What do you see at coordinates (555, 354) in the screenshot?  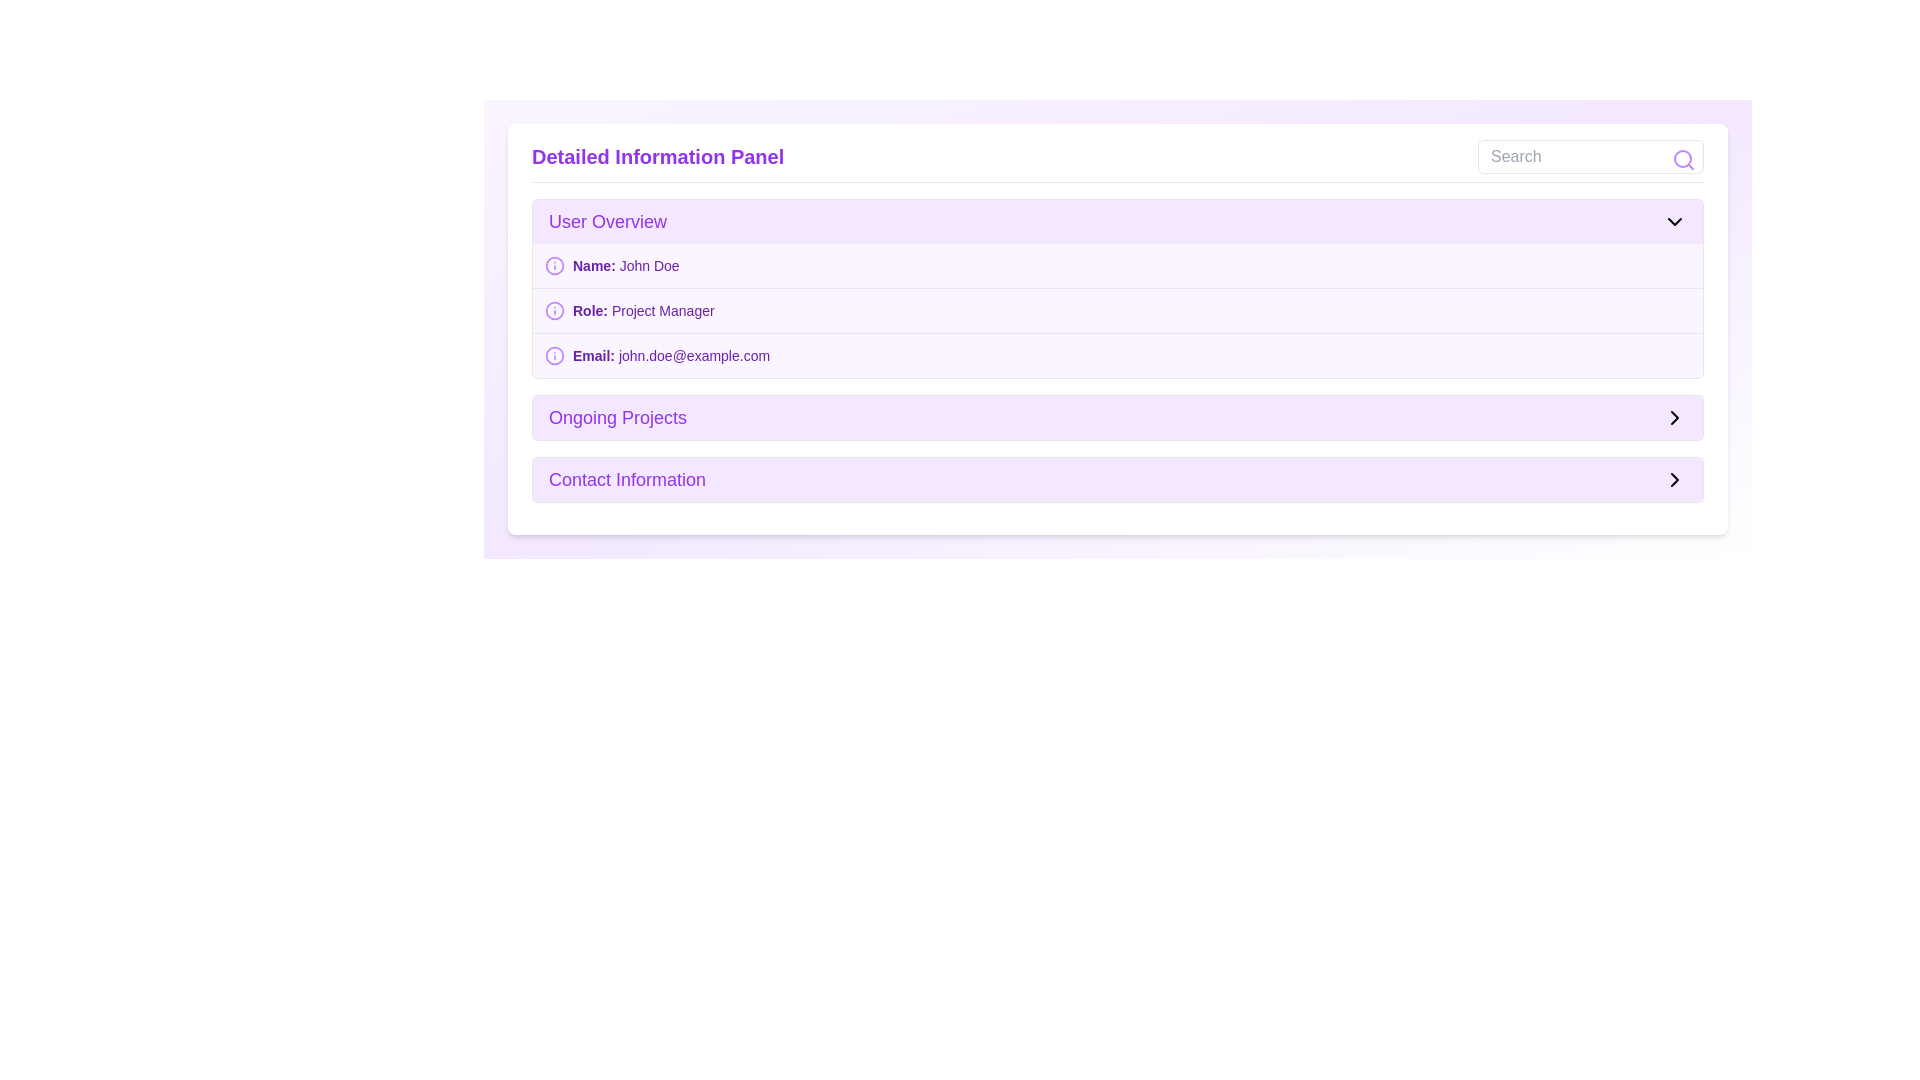 I see `the purple circular info icon located to the left of the 'Email:' label` at bounding box center [555, 354].